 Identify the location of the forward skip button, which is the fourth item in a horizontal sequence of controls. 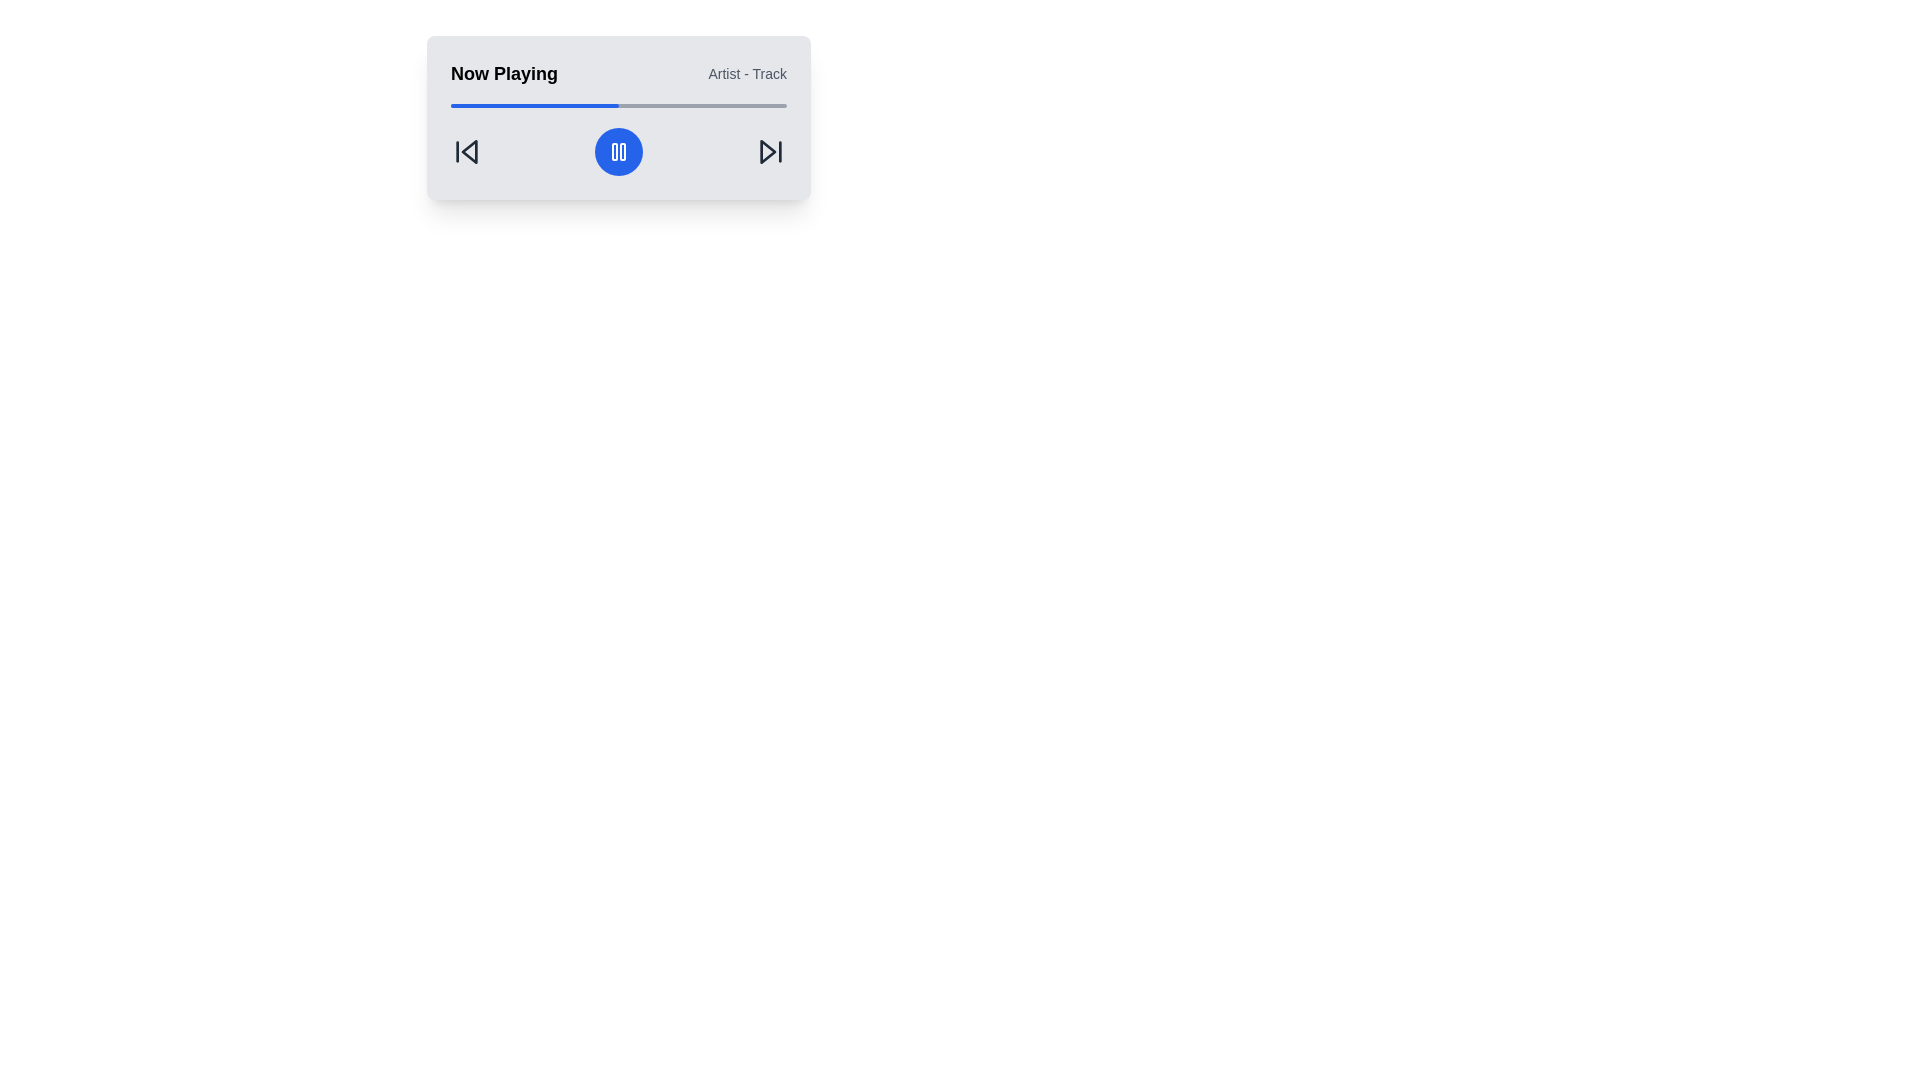
(770, 150).